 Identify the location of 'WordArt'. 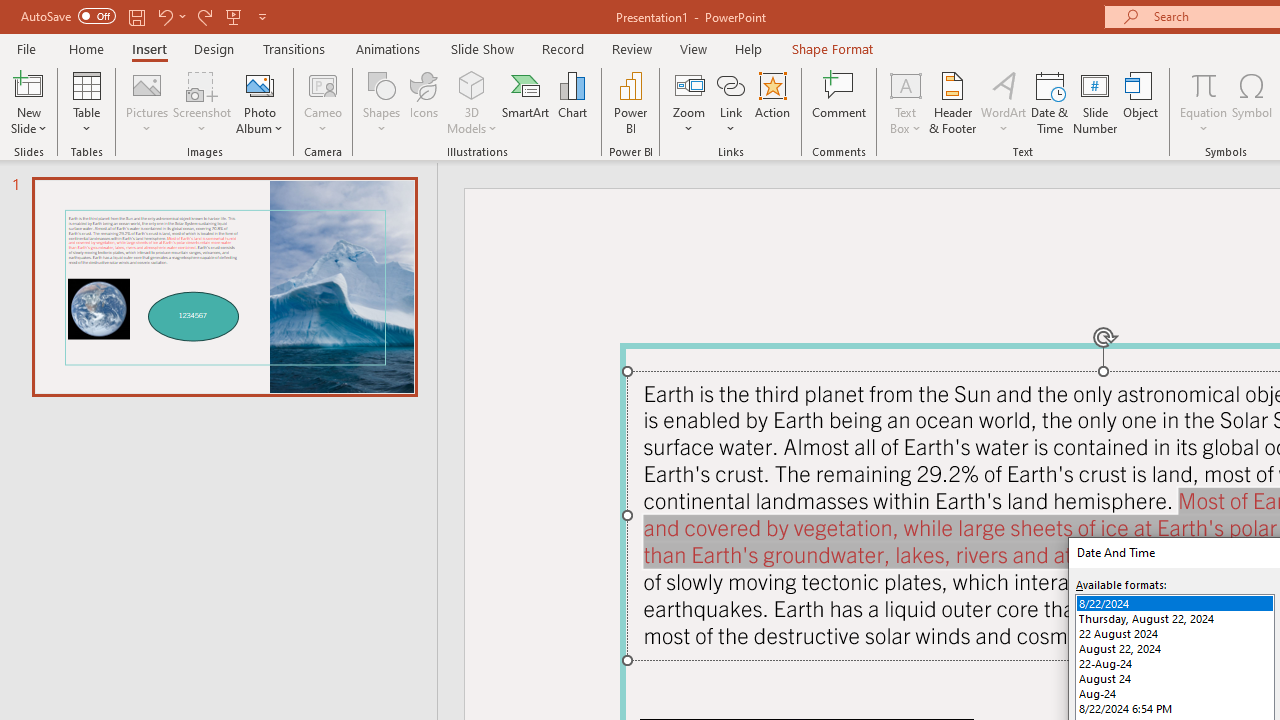
(1004, 103).